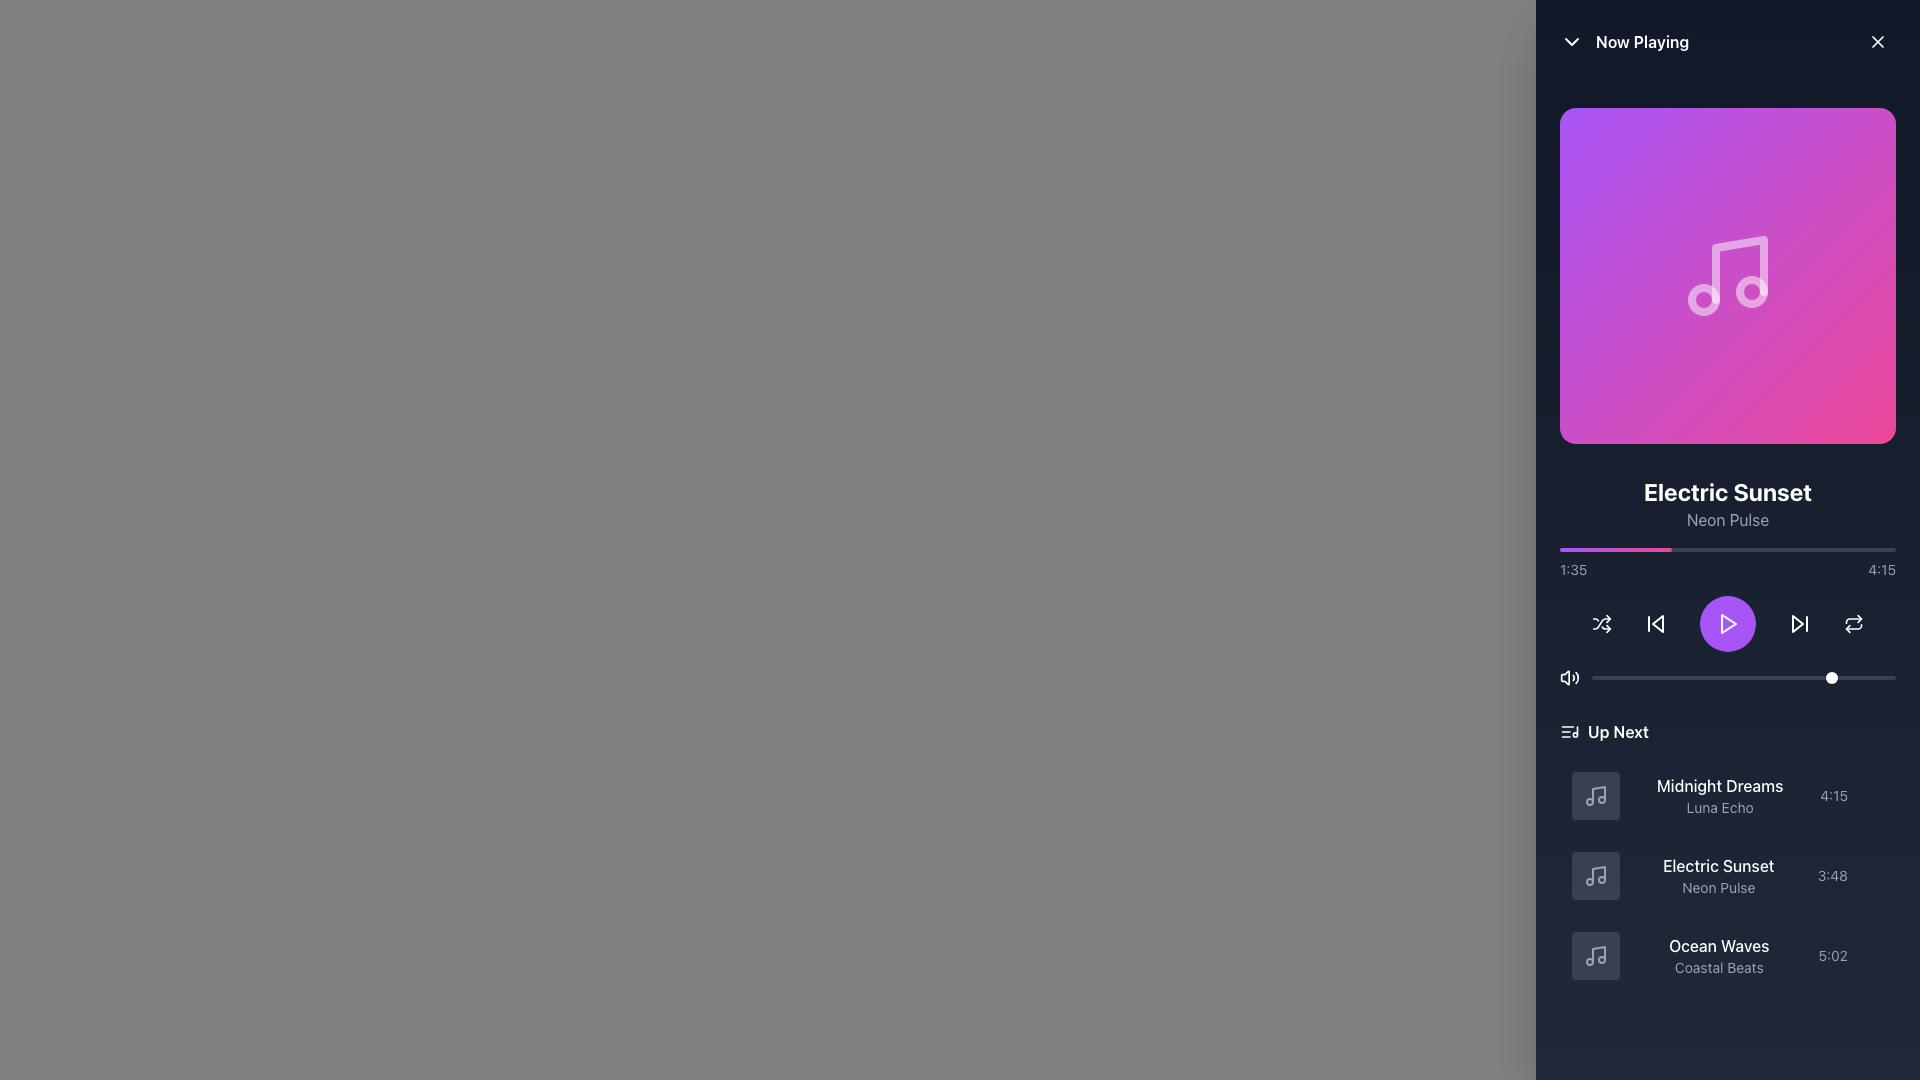 The height and width of the screenshot is (1080, 1920). Describe the element at coordinates (1595, 794) in the screenshot. I see `the musical note icon` at that location.